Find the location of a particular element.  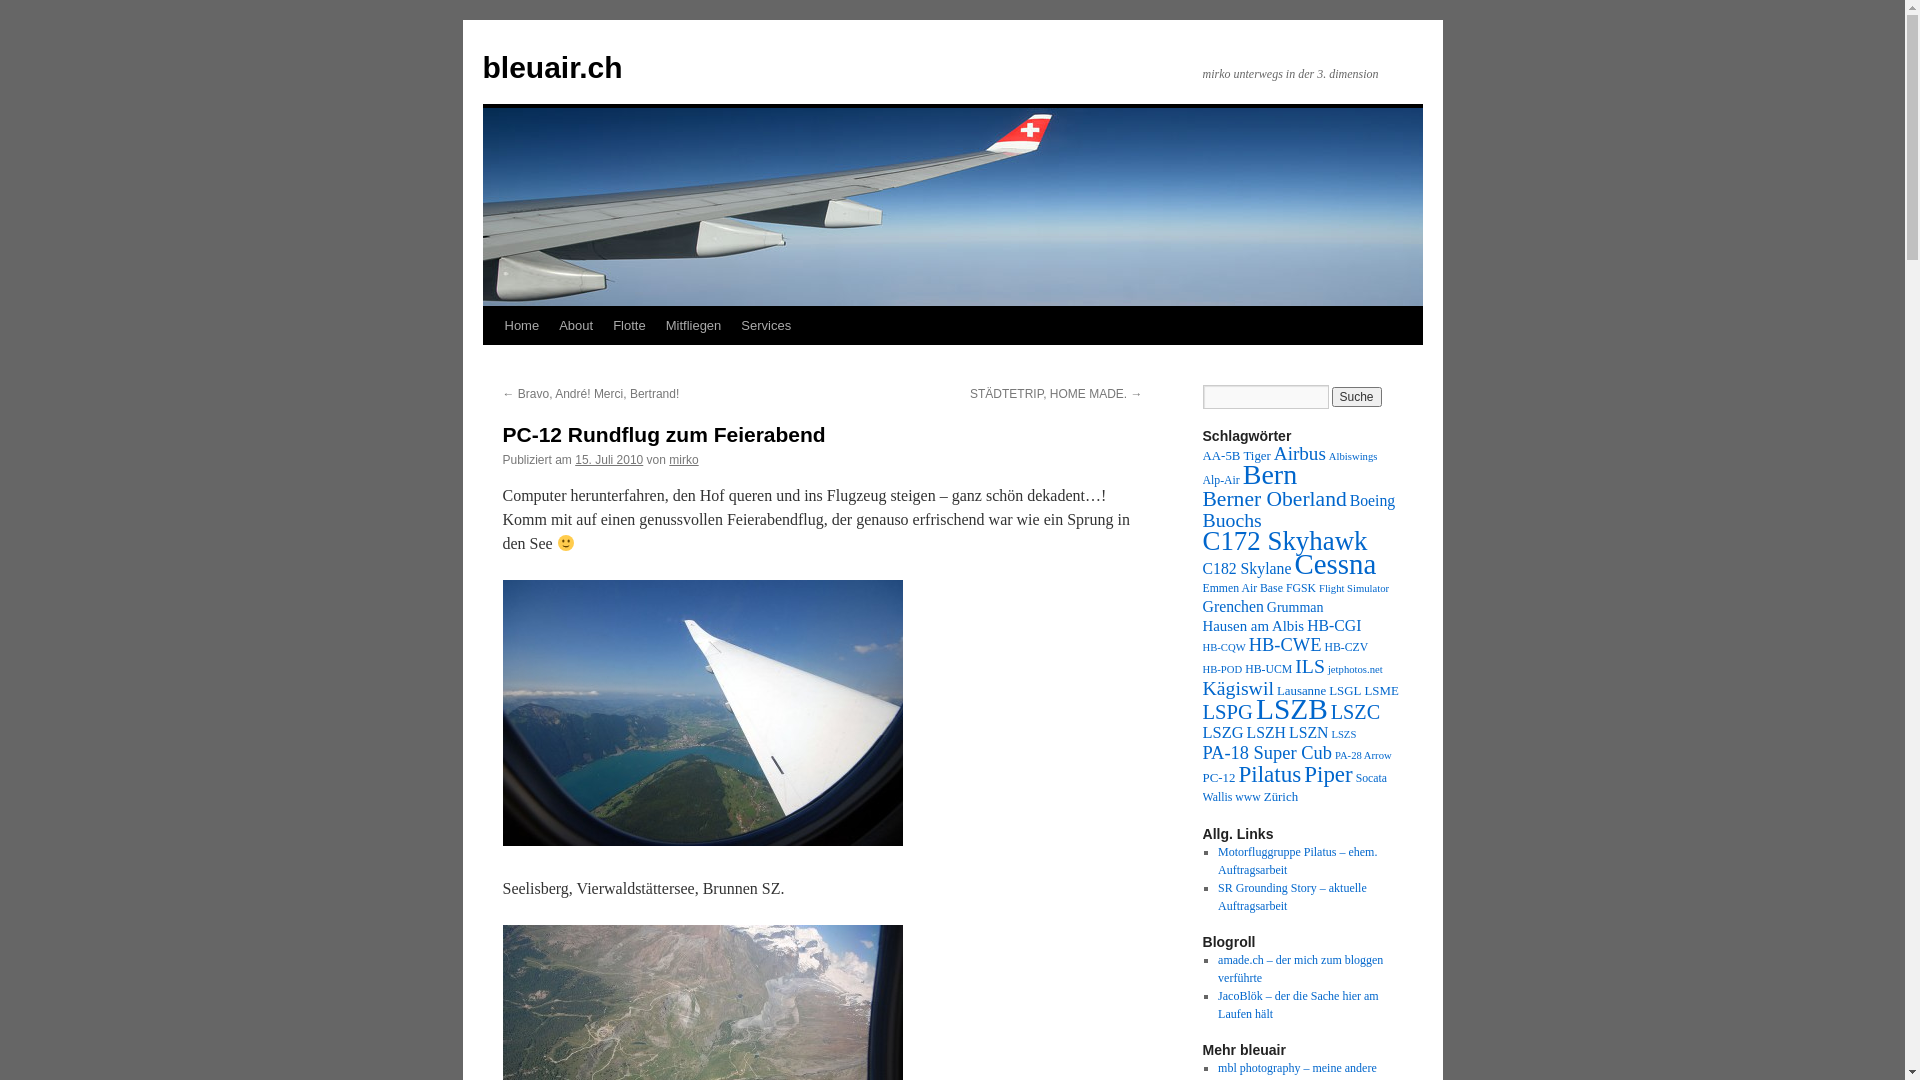

'15. Juli 2010' is located at coordinates (608, 459).